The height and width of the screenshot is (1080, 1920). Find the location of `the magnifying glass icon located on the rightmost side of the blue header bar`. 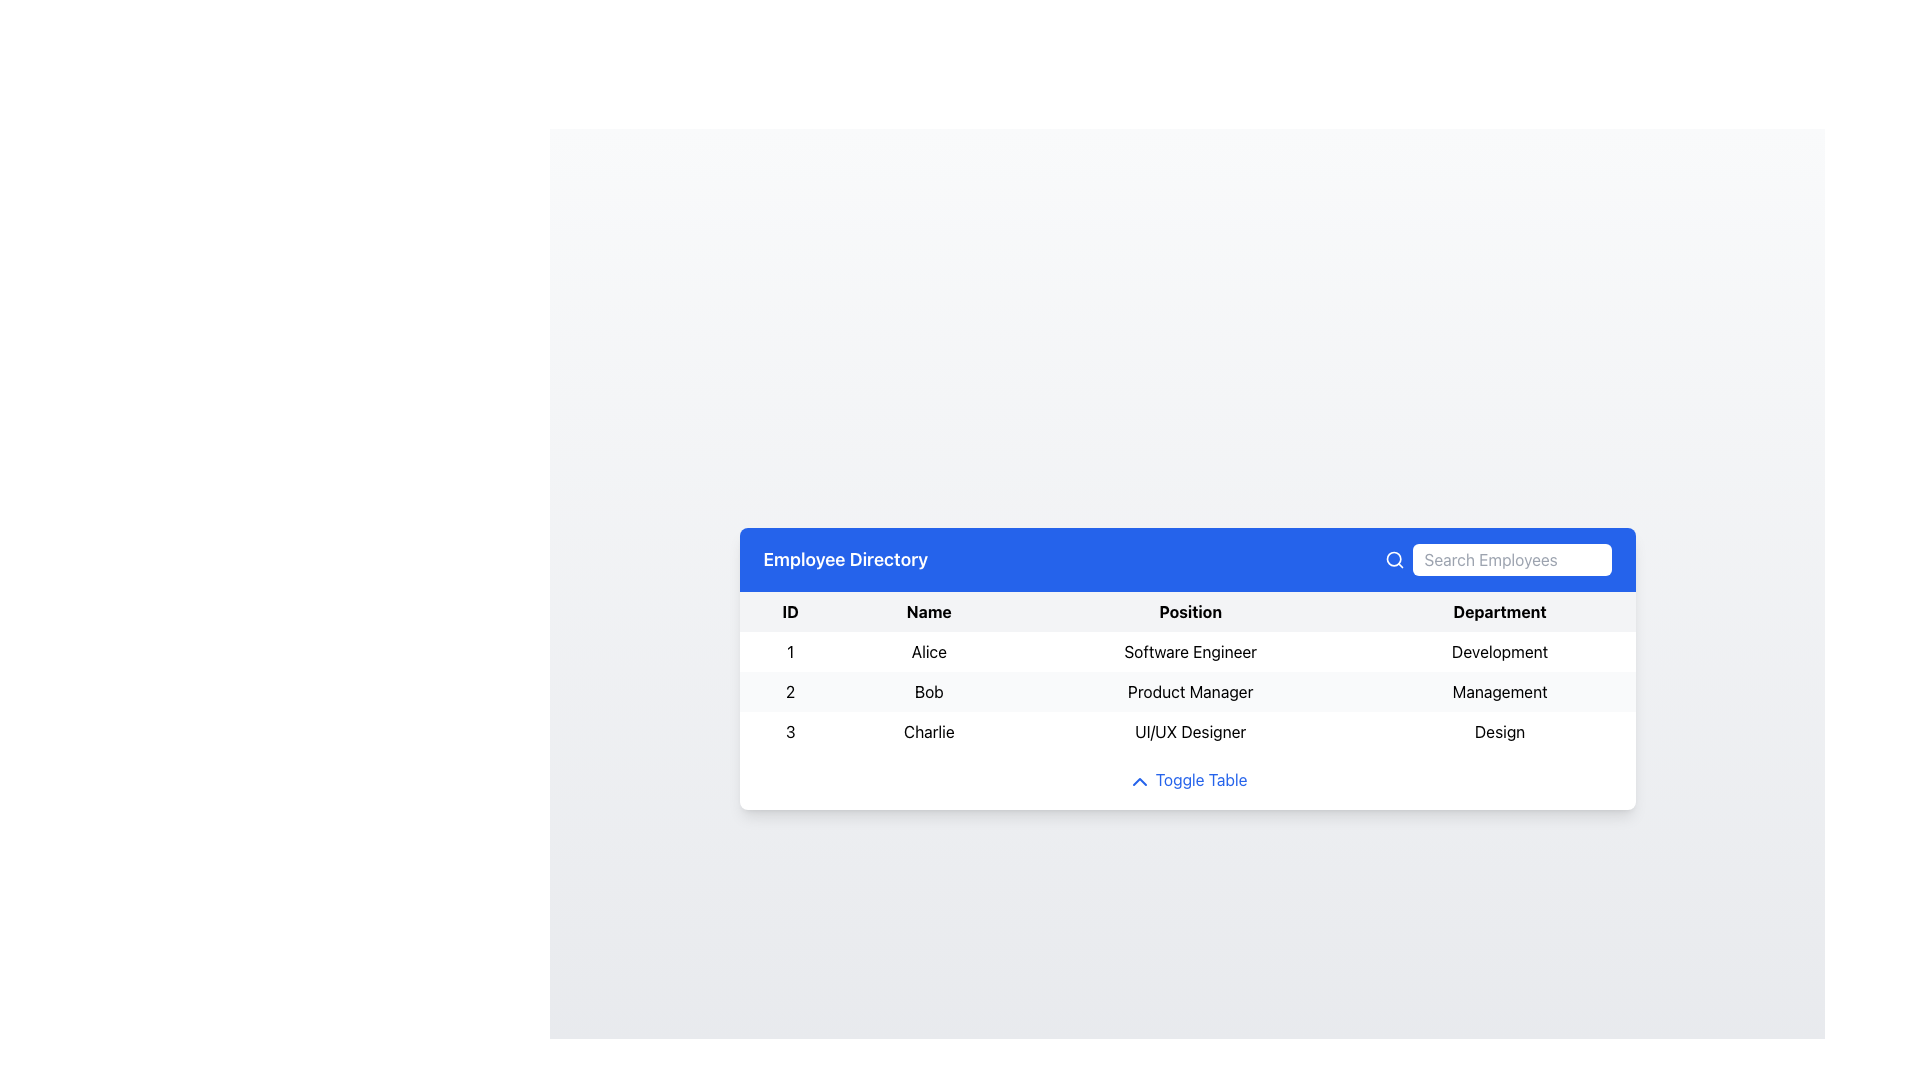

the magnifying glass icon located on the rightmost side of the blue header bar is located at coordinates (1393, 560).